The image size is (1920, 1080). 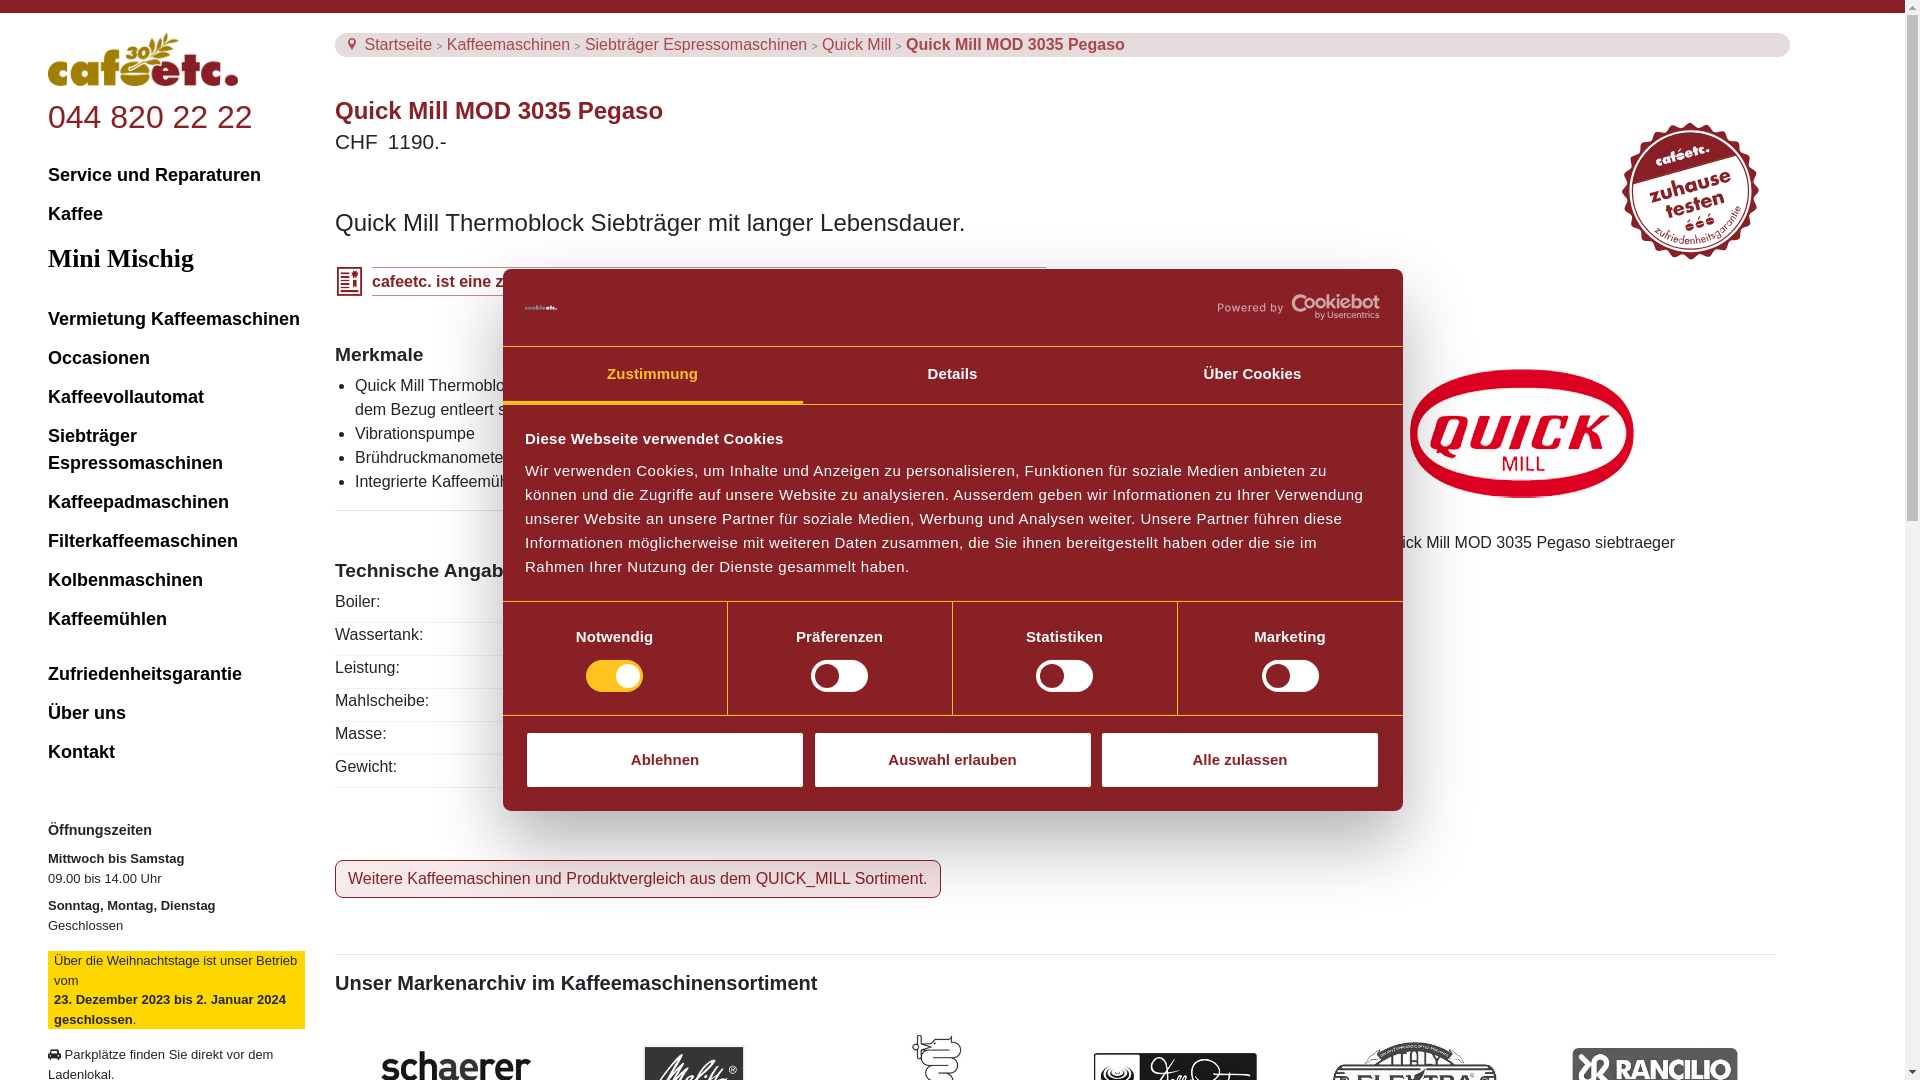 What do you see at coordinates (48, 397) in the screenshot?
I see `'Kaffeevollautomat'` at bounding box center [48, 397].